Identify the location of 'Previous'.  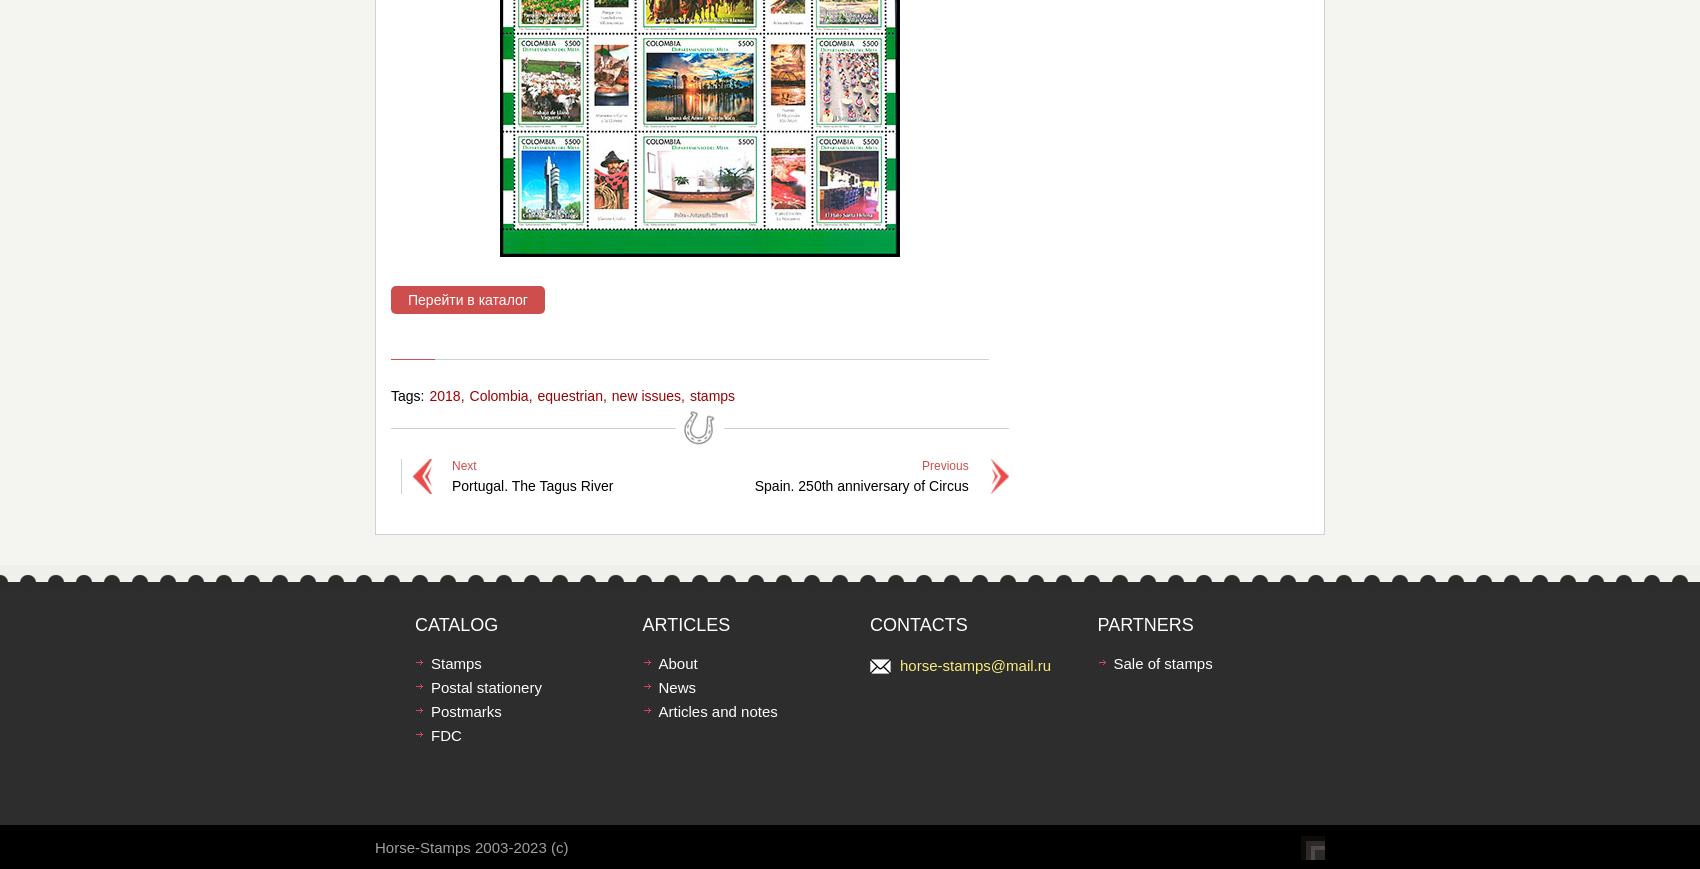
(945, 465).